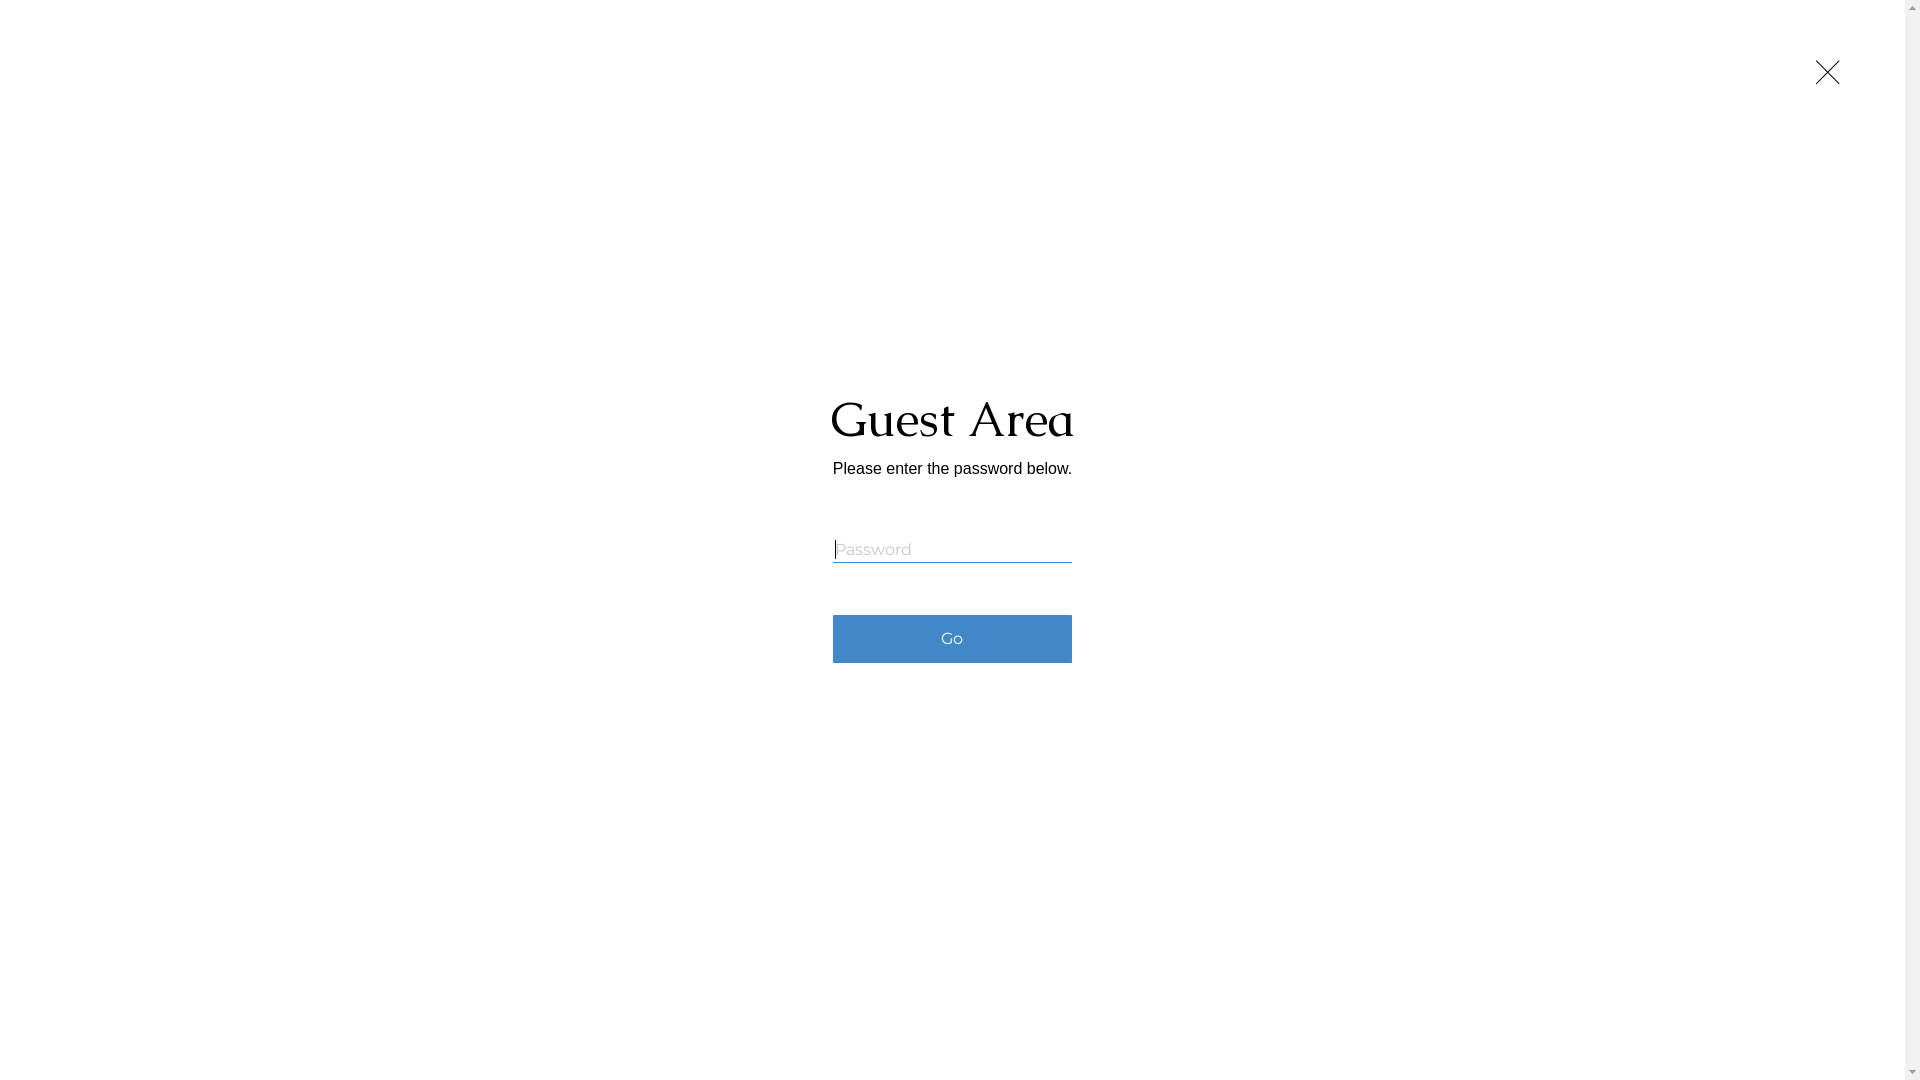 This screenshot has width=1920, height=1080. Describe the element at coordinates (951, 639) in the screenshot. I see `'Go'` at that location.